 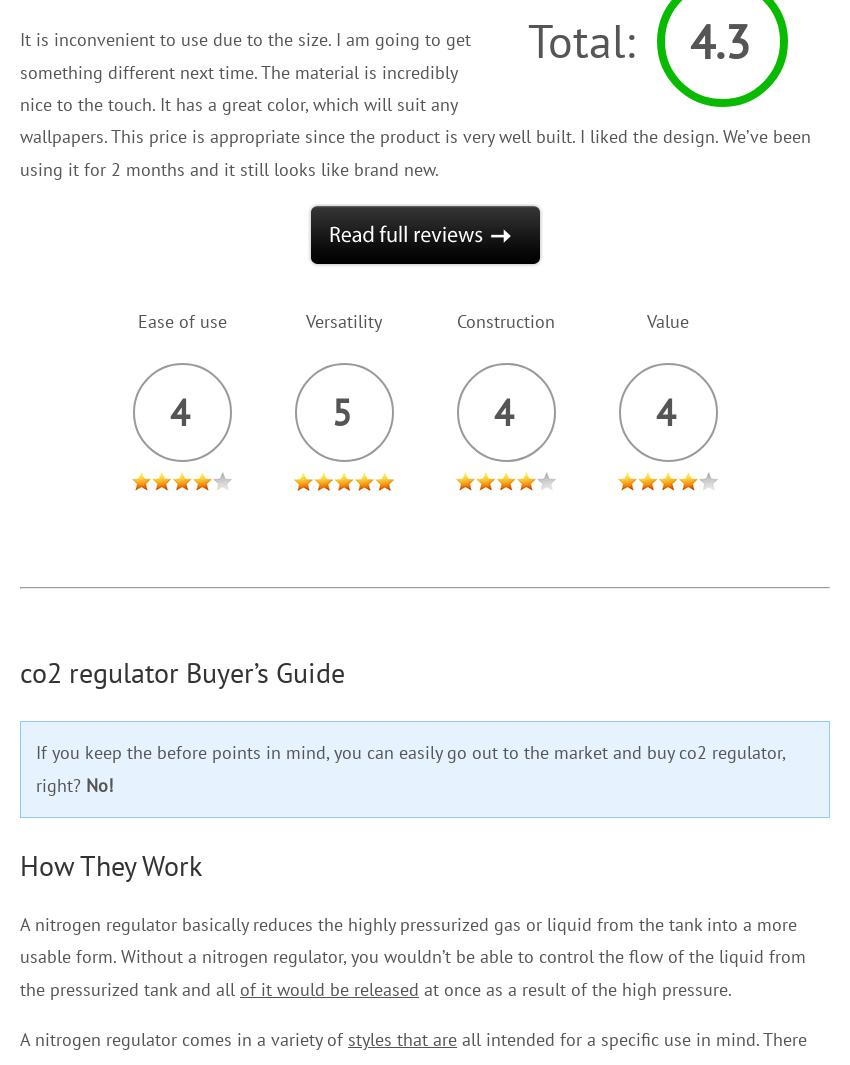 I want to click on '5', so click(x=330, y=410).